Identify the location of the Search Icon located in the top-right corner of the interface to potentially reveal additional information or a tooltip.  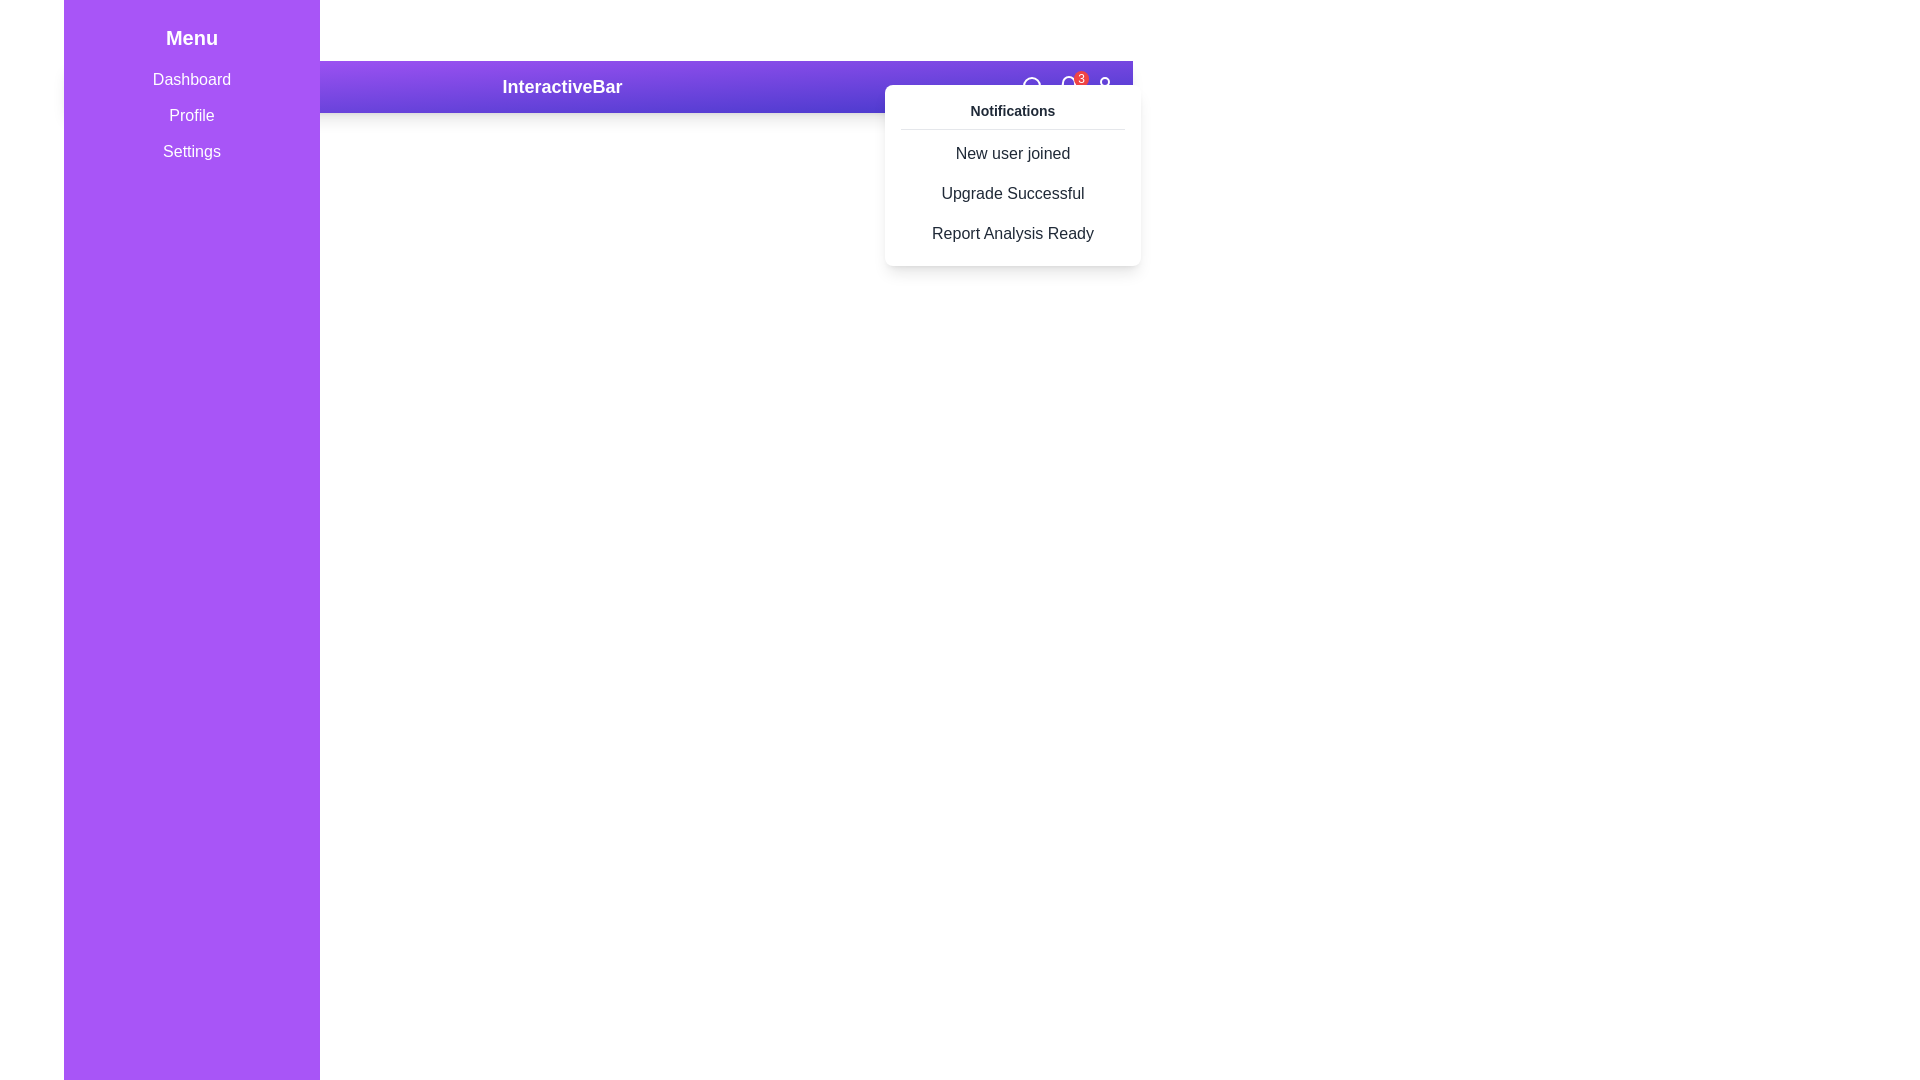
(1032, 86).